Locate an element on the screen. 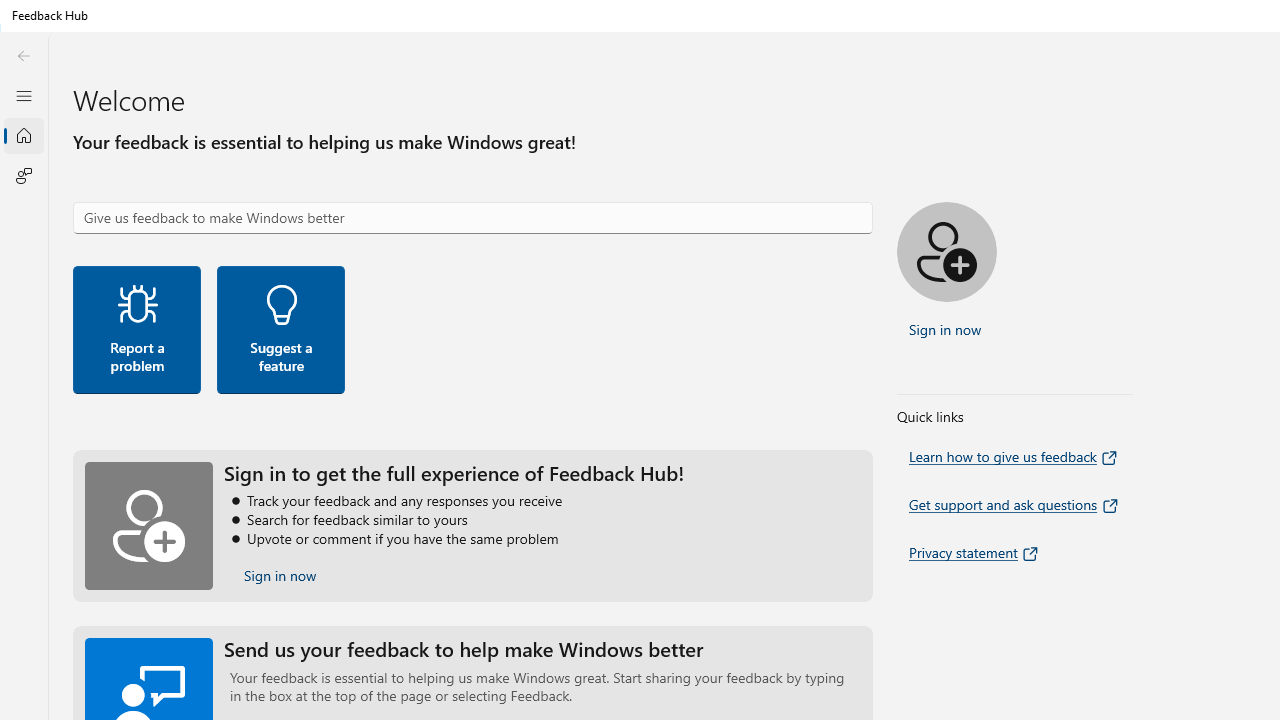 This screenshot has width=1280, height=720. 'Privacy statement' is located at coordinates (975, 552).